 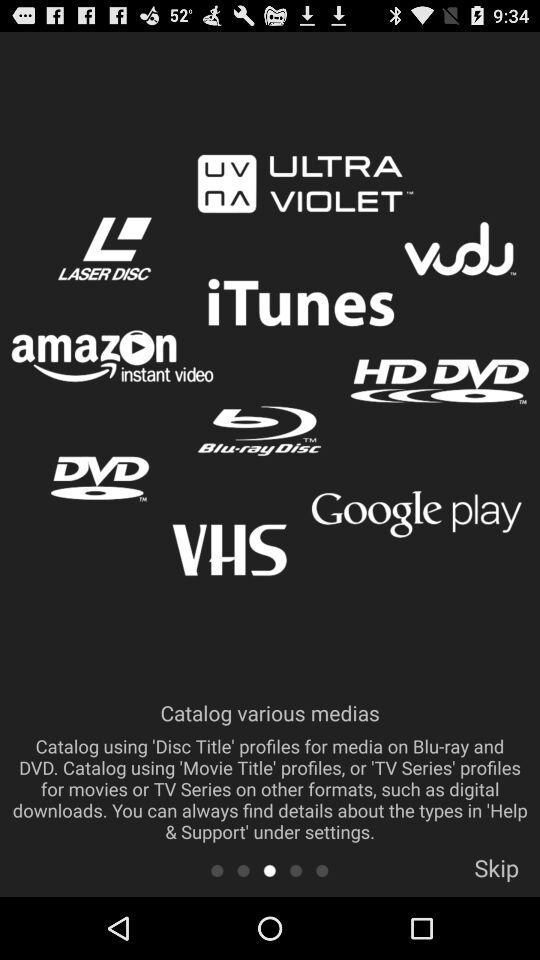 What do you see at coordinates (216, 869) in the screenshot?
I see `the icon below catalog various medias` at bounding box center [216, 869].